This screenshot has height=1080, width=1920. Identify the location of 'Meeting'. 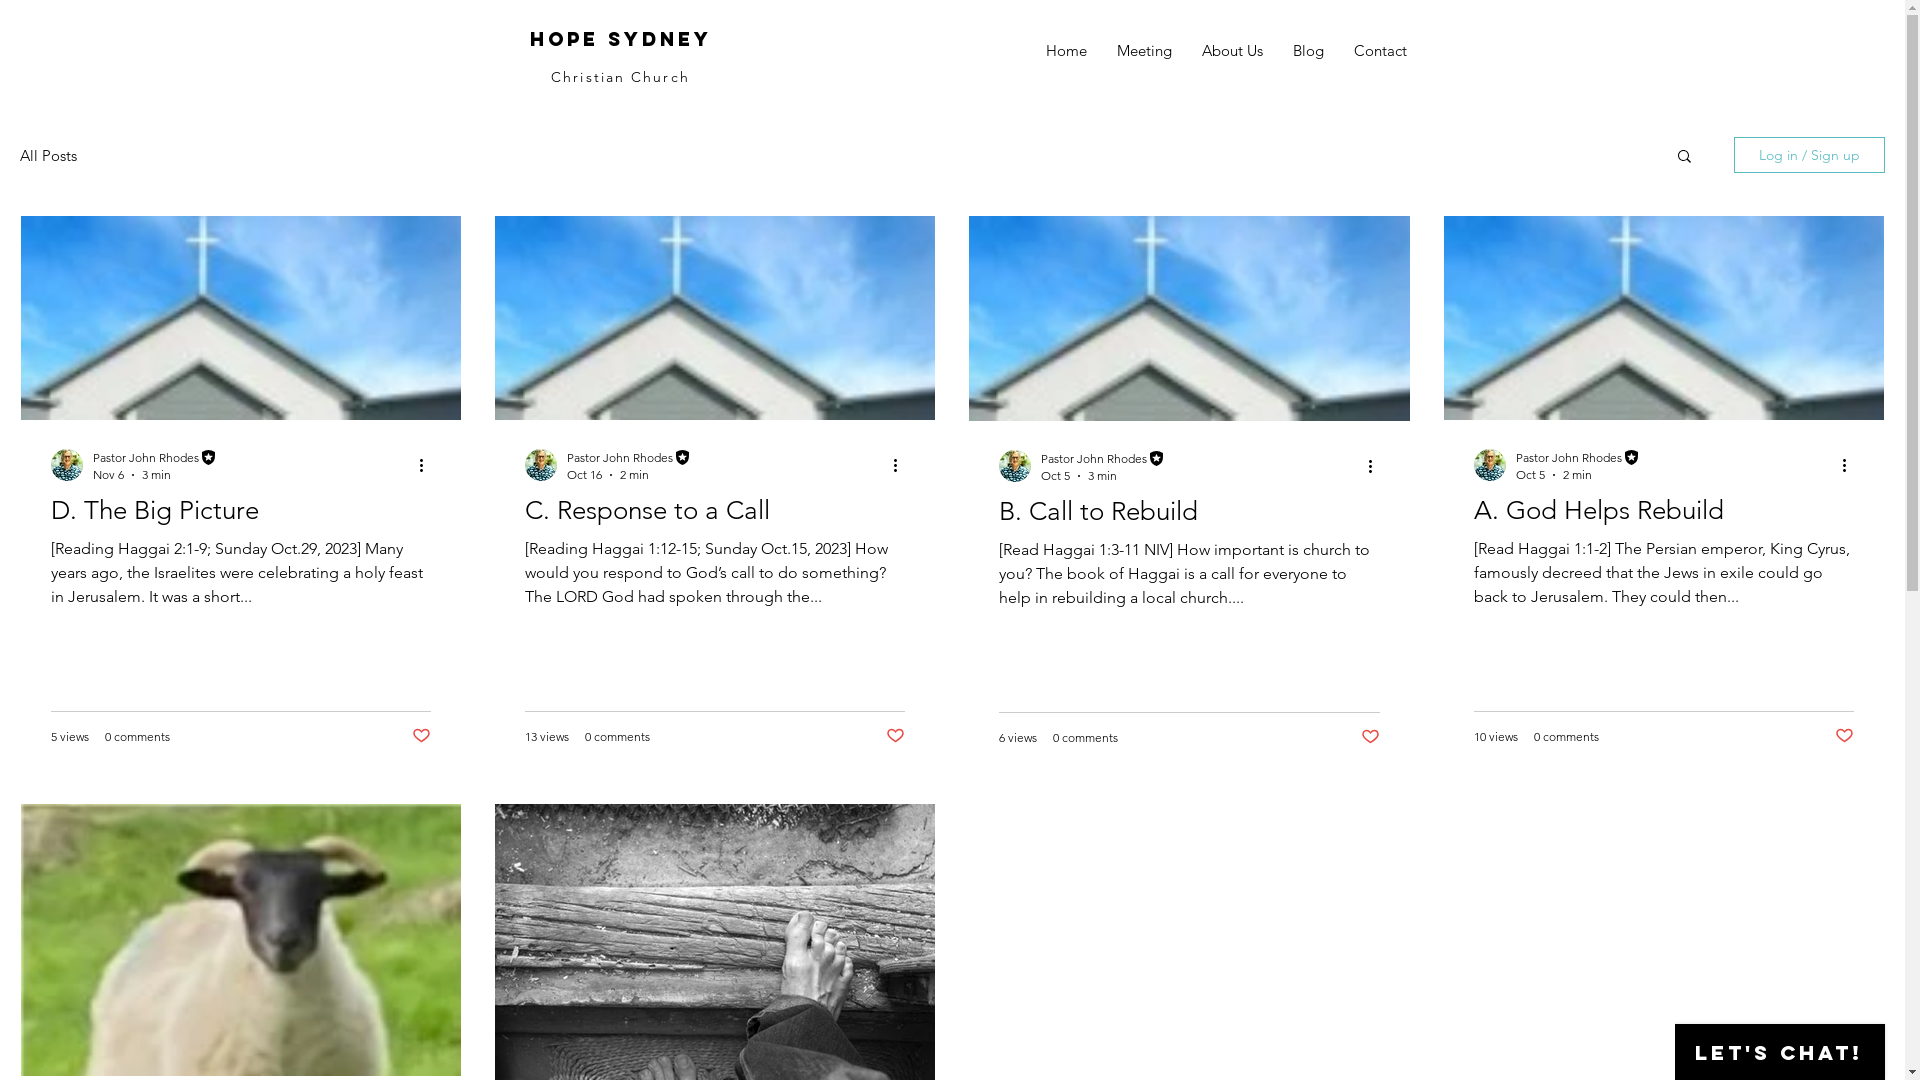
(1144, 49).